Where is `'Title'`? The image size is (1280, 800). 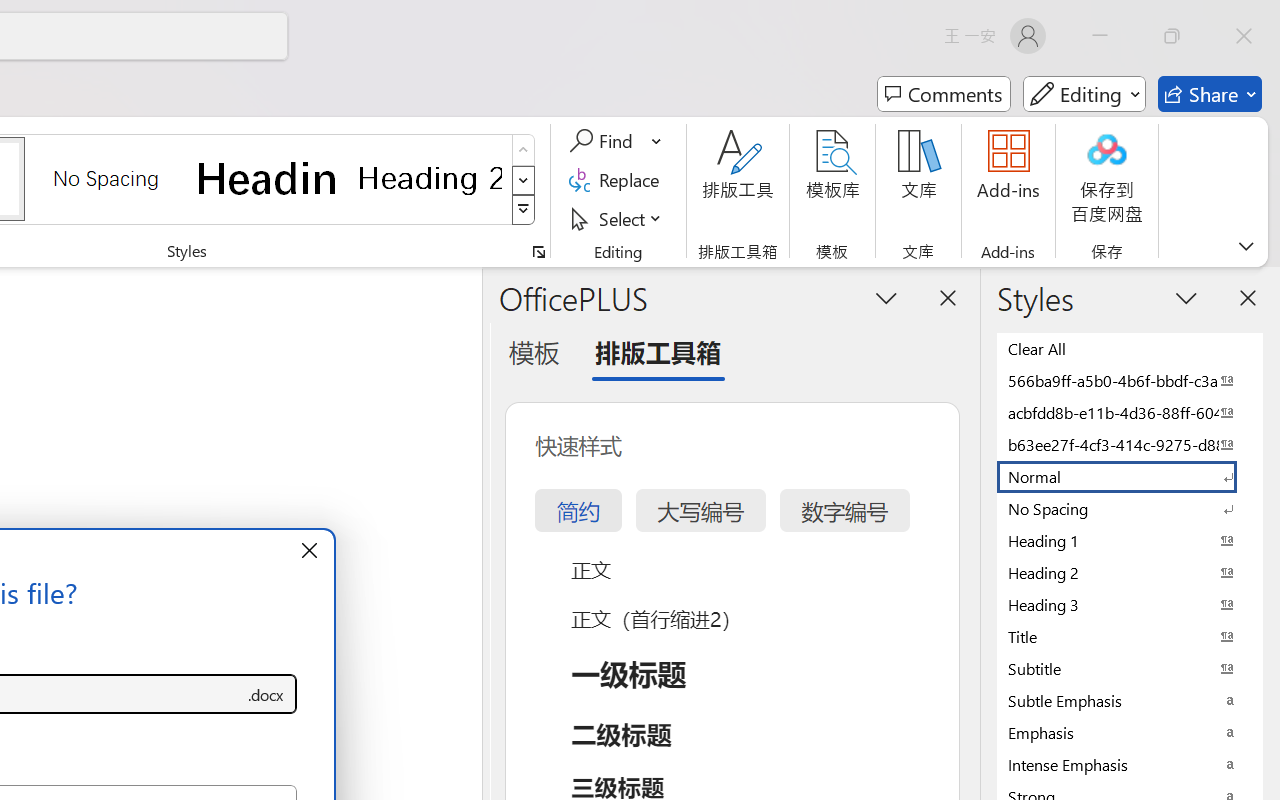 'Title' is located at coordinates (1130, 635).